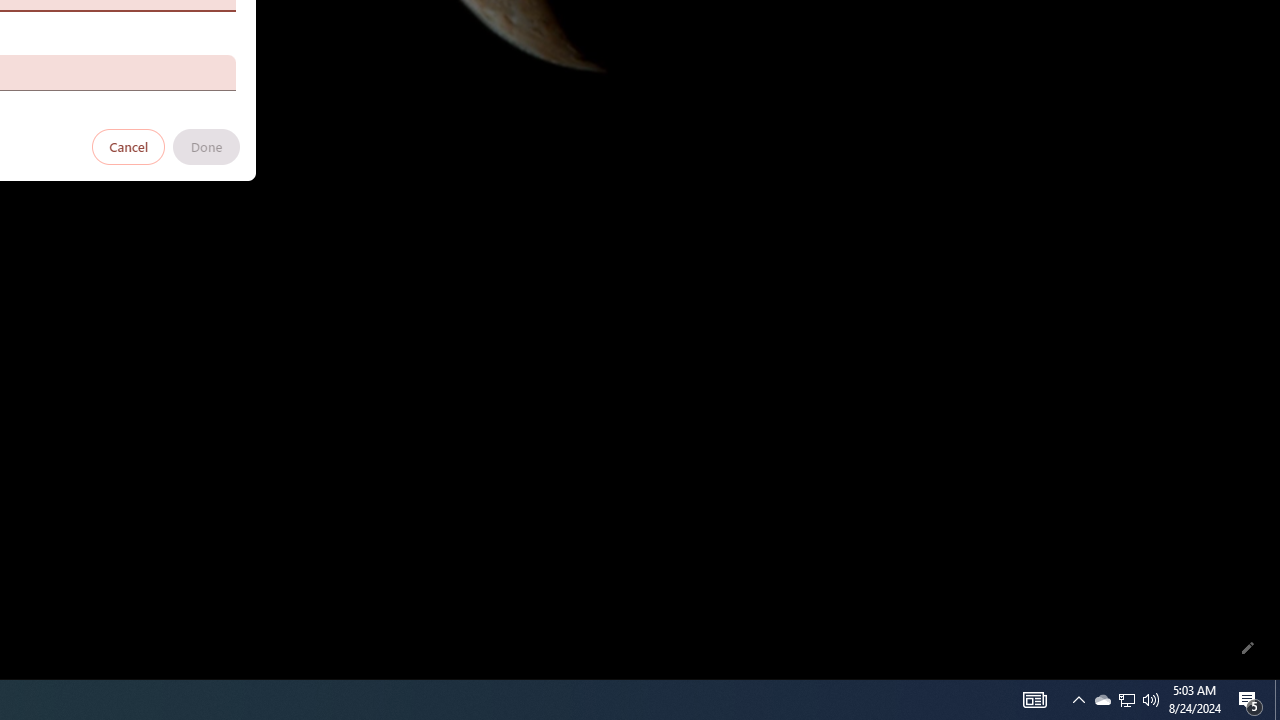 The image size is (1280, 720). I want to click on 'Done', so click(206, 145).